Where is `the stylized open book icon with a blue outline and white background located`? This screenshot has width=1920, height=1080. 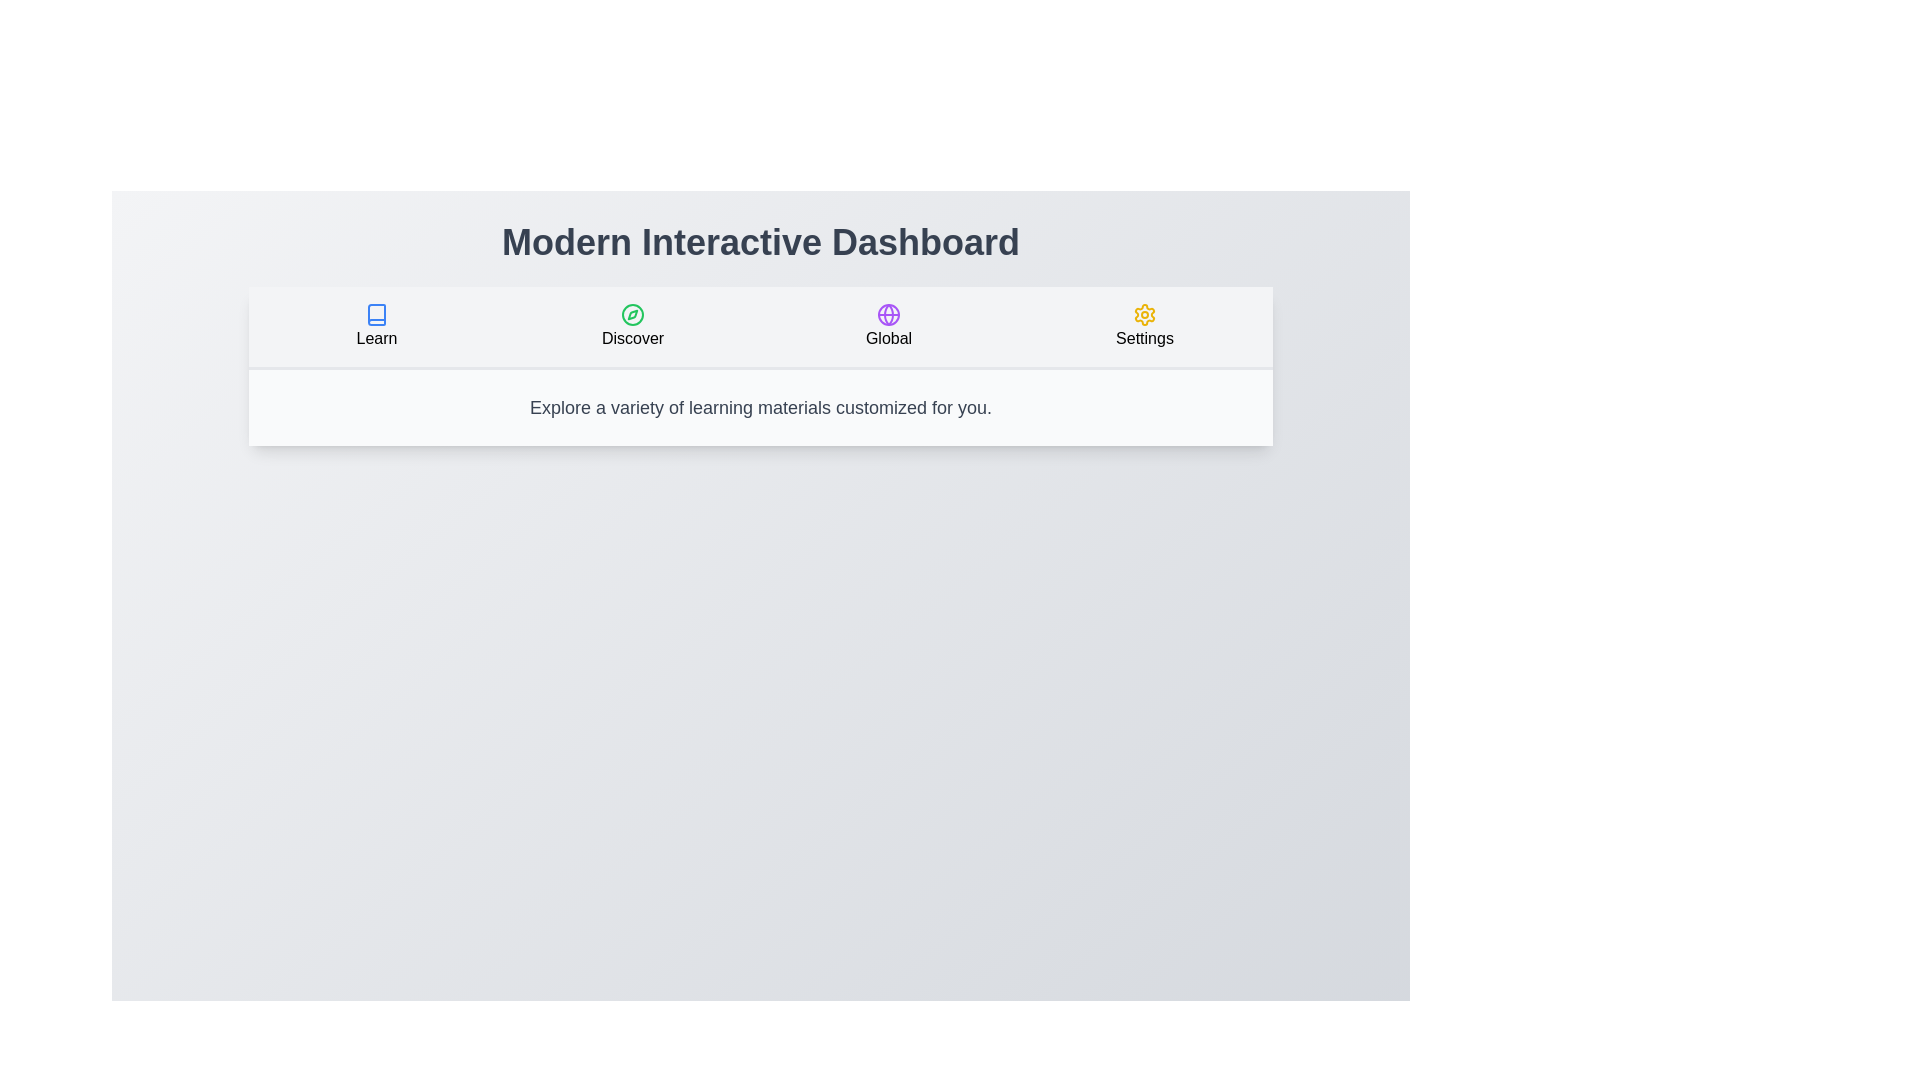 the stylized open book icon with a blue outline and white background located is located at coordinates (377, 315).